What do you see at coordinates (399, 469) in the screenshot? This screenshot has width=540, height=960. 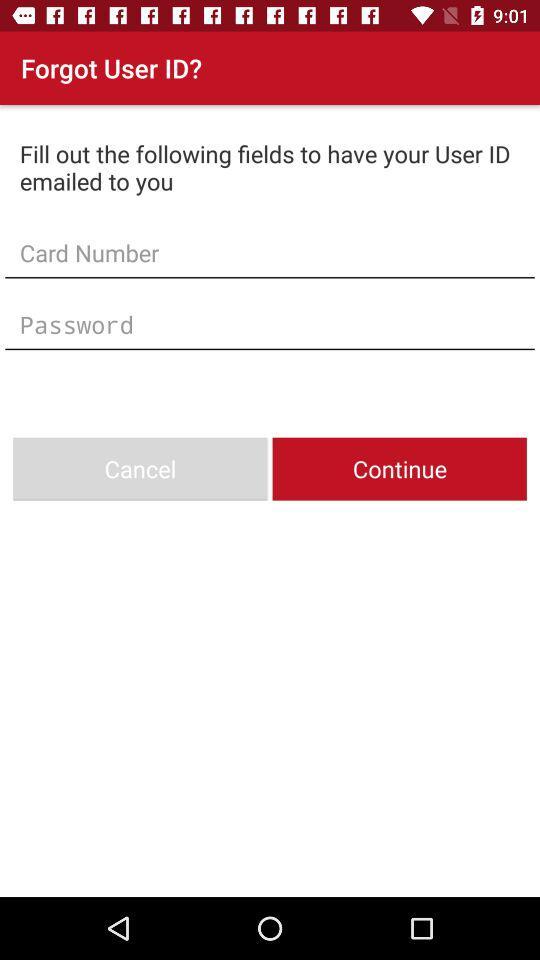 I see `continue on the right` at bounding box center [399, 469].